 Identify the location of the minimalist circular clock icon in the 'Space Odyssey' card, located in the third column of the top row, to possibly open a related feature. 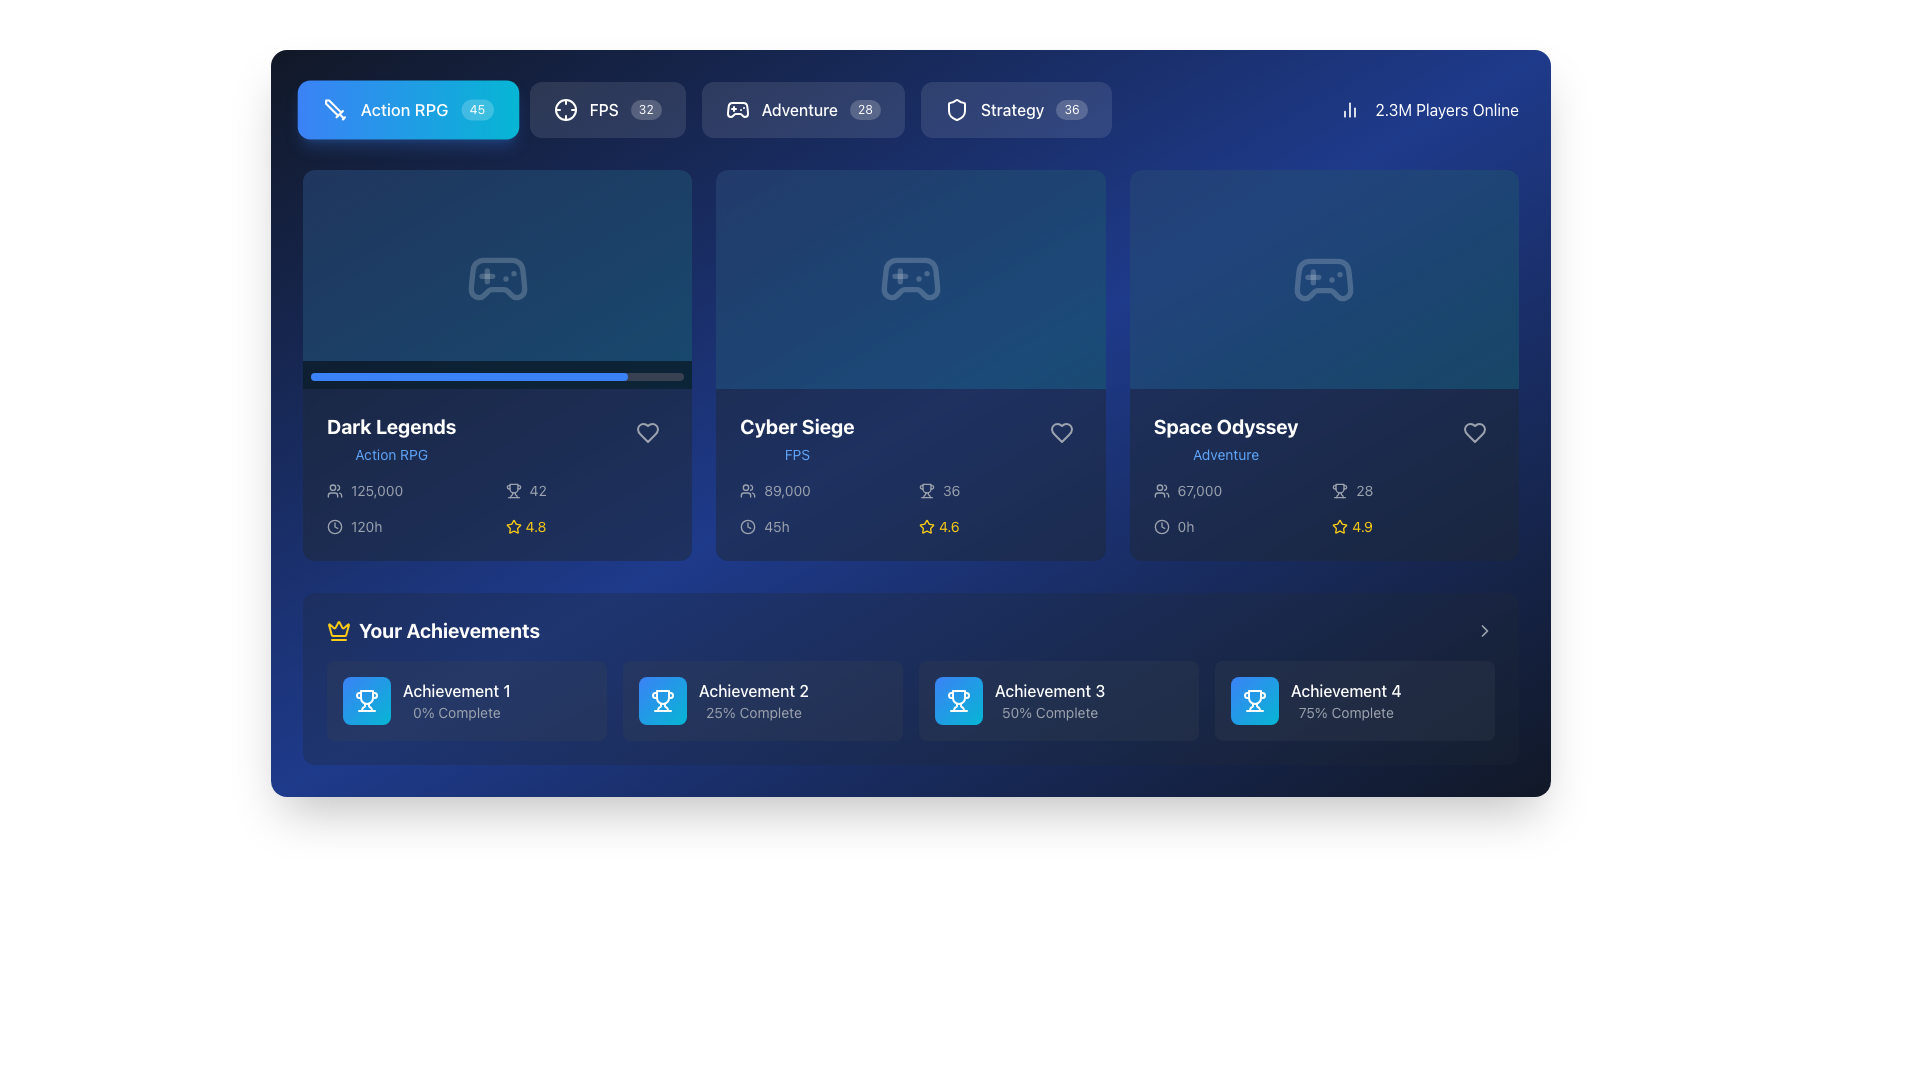
(1161, 526).